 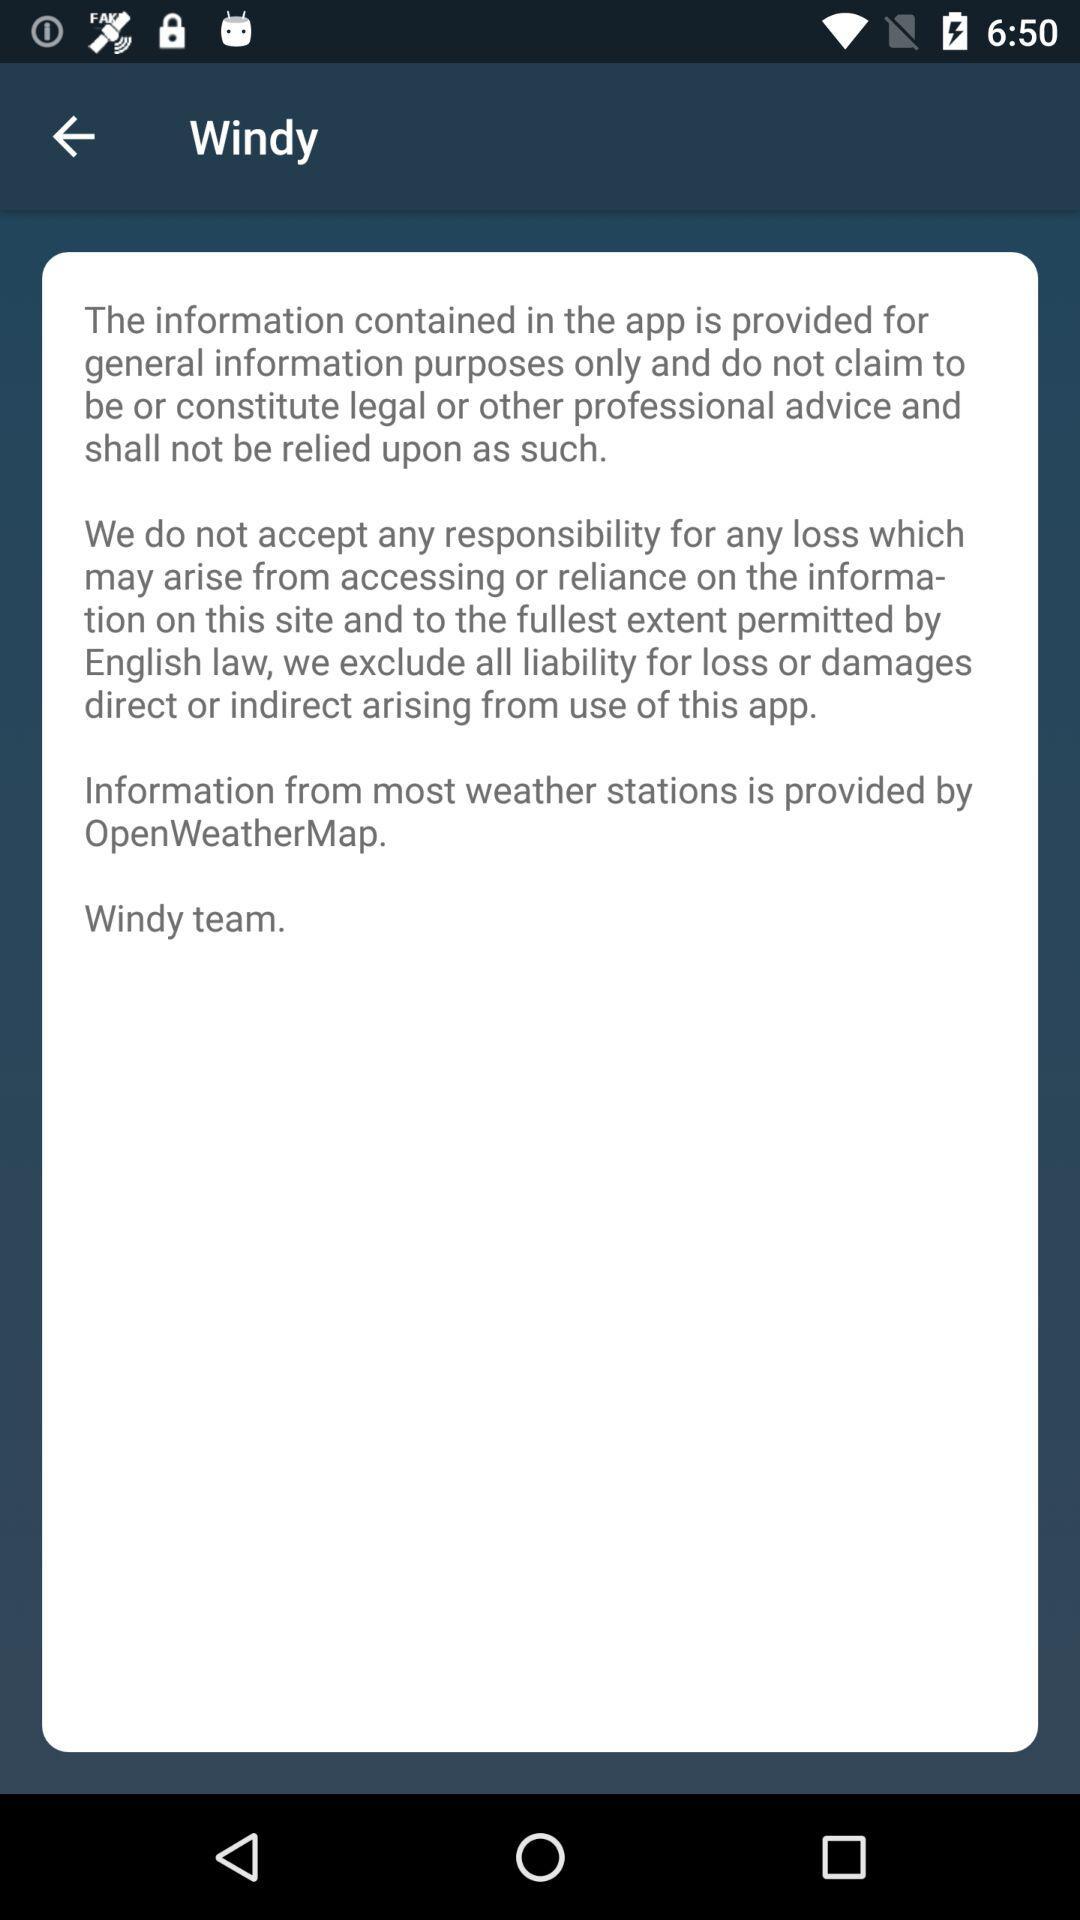 What do you see at coordinates (72, 135) in the screenshot?
I see `the icon above the the information contained` at bounding box center [72, 135].